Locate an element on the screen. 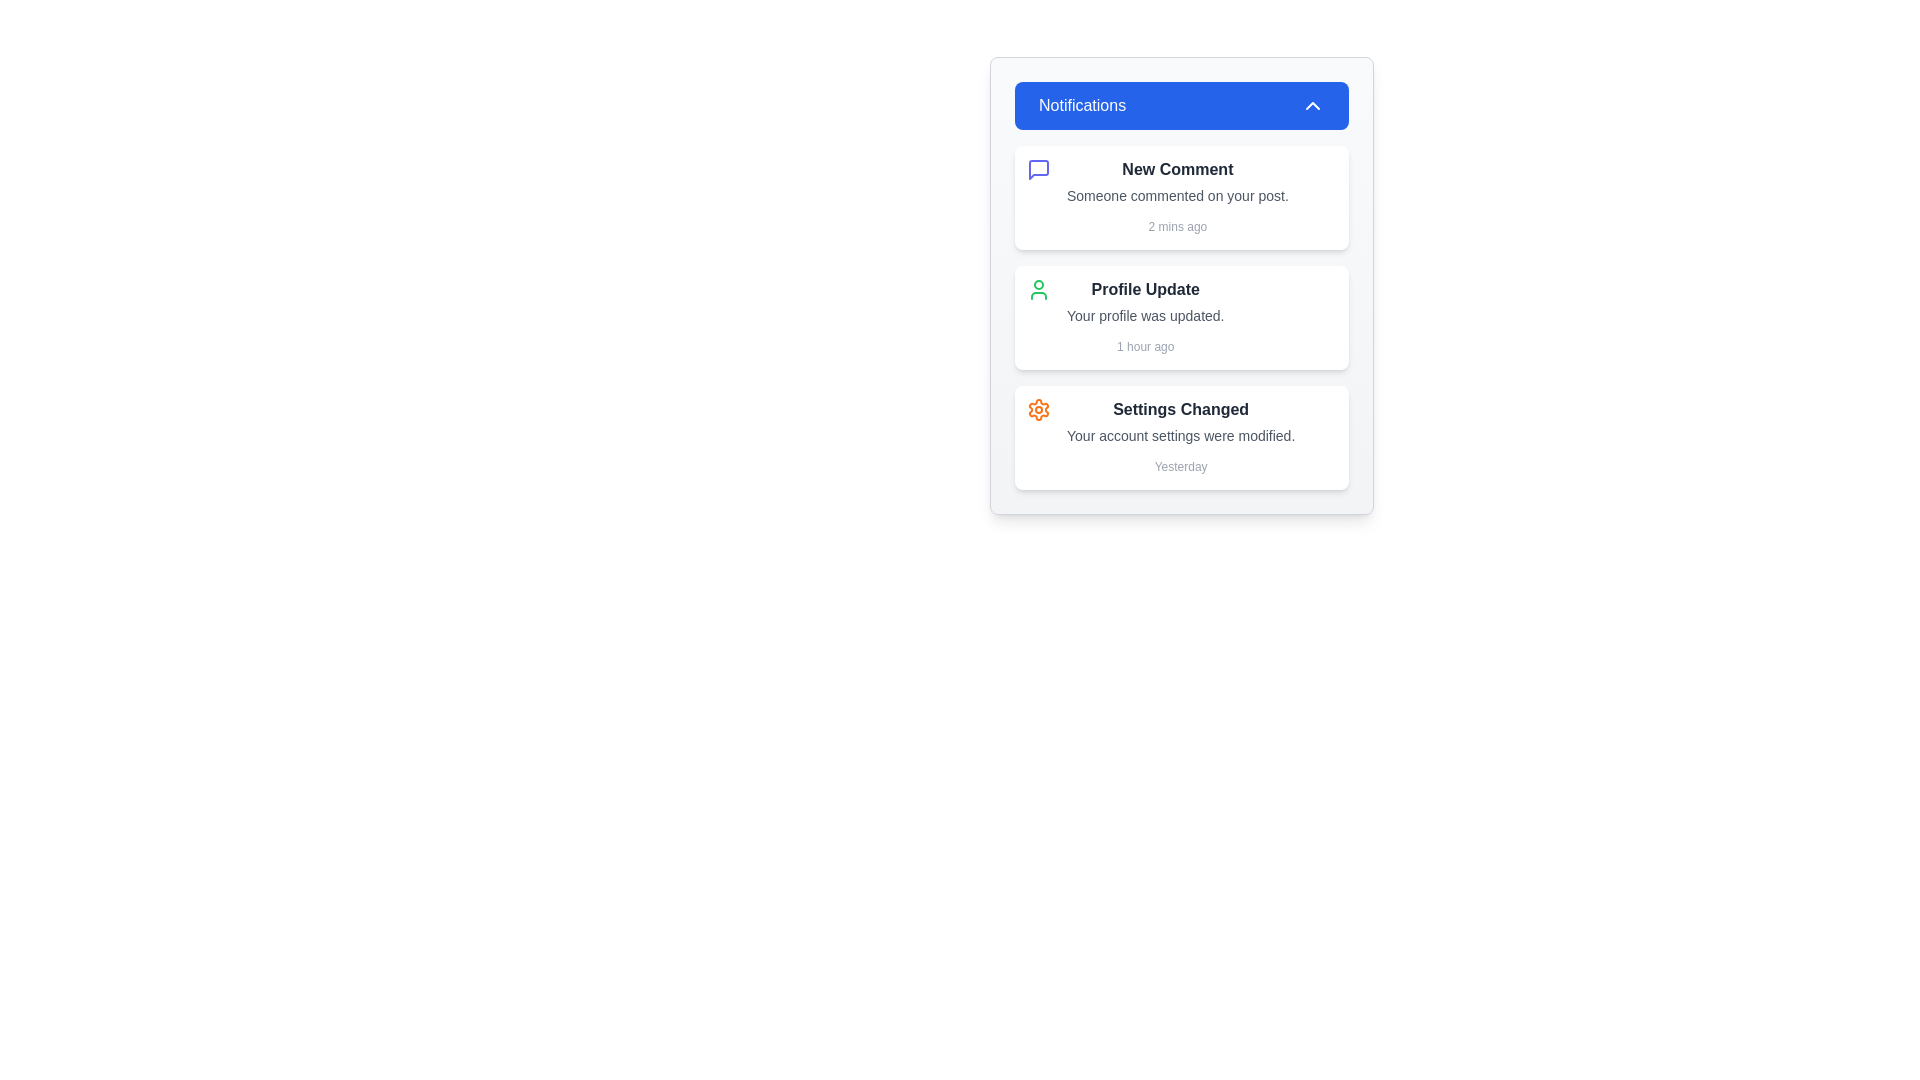  the 'New Comment' text label, which is displayed in bold dark gray at the top of the notification card under the 'Notifications' heading is located at coordinates (1177, 168).